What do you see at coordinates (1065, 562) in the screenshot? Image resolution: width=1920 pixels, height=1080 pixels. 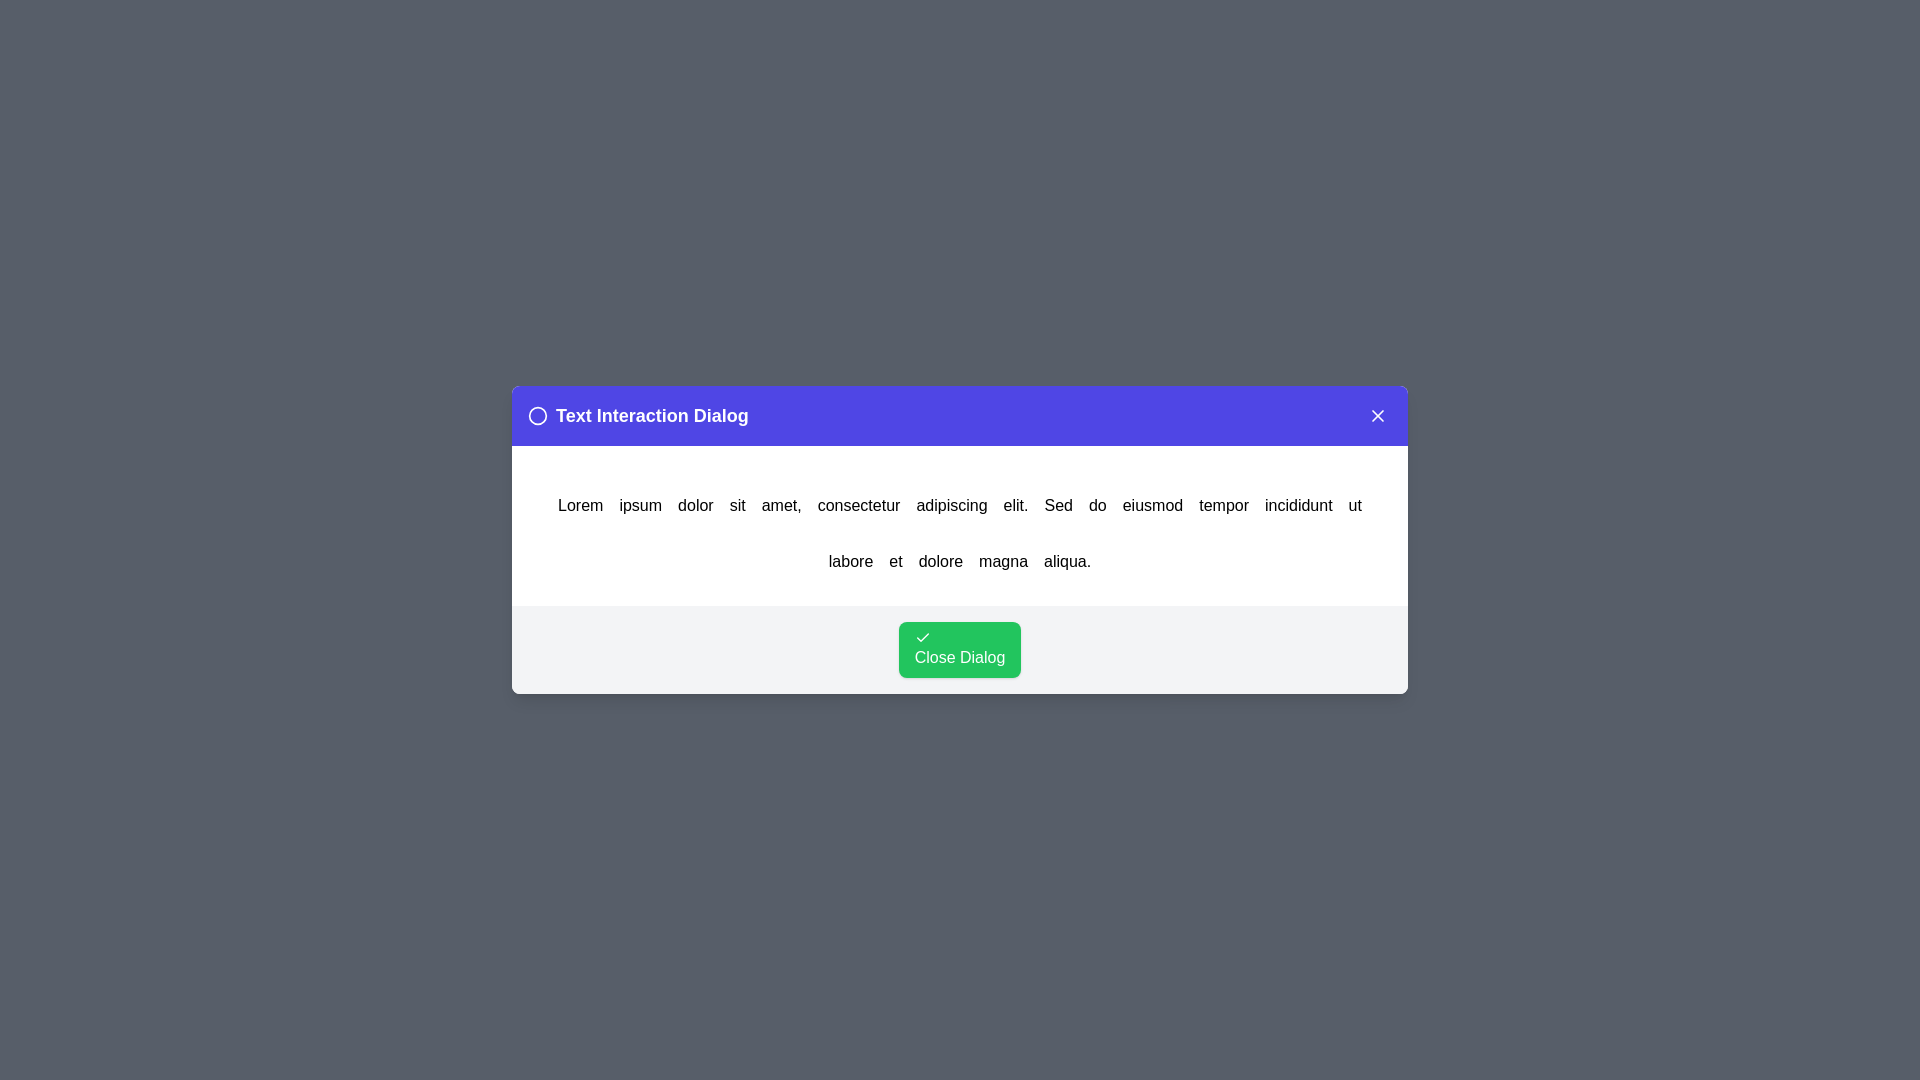 I see `the word aliqua. in the text to trigger an alert displaying the clicked word` at bounding box center [1065, 562].